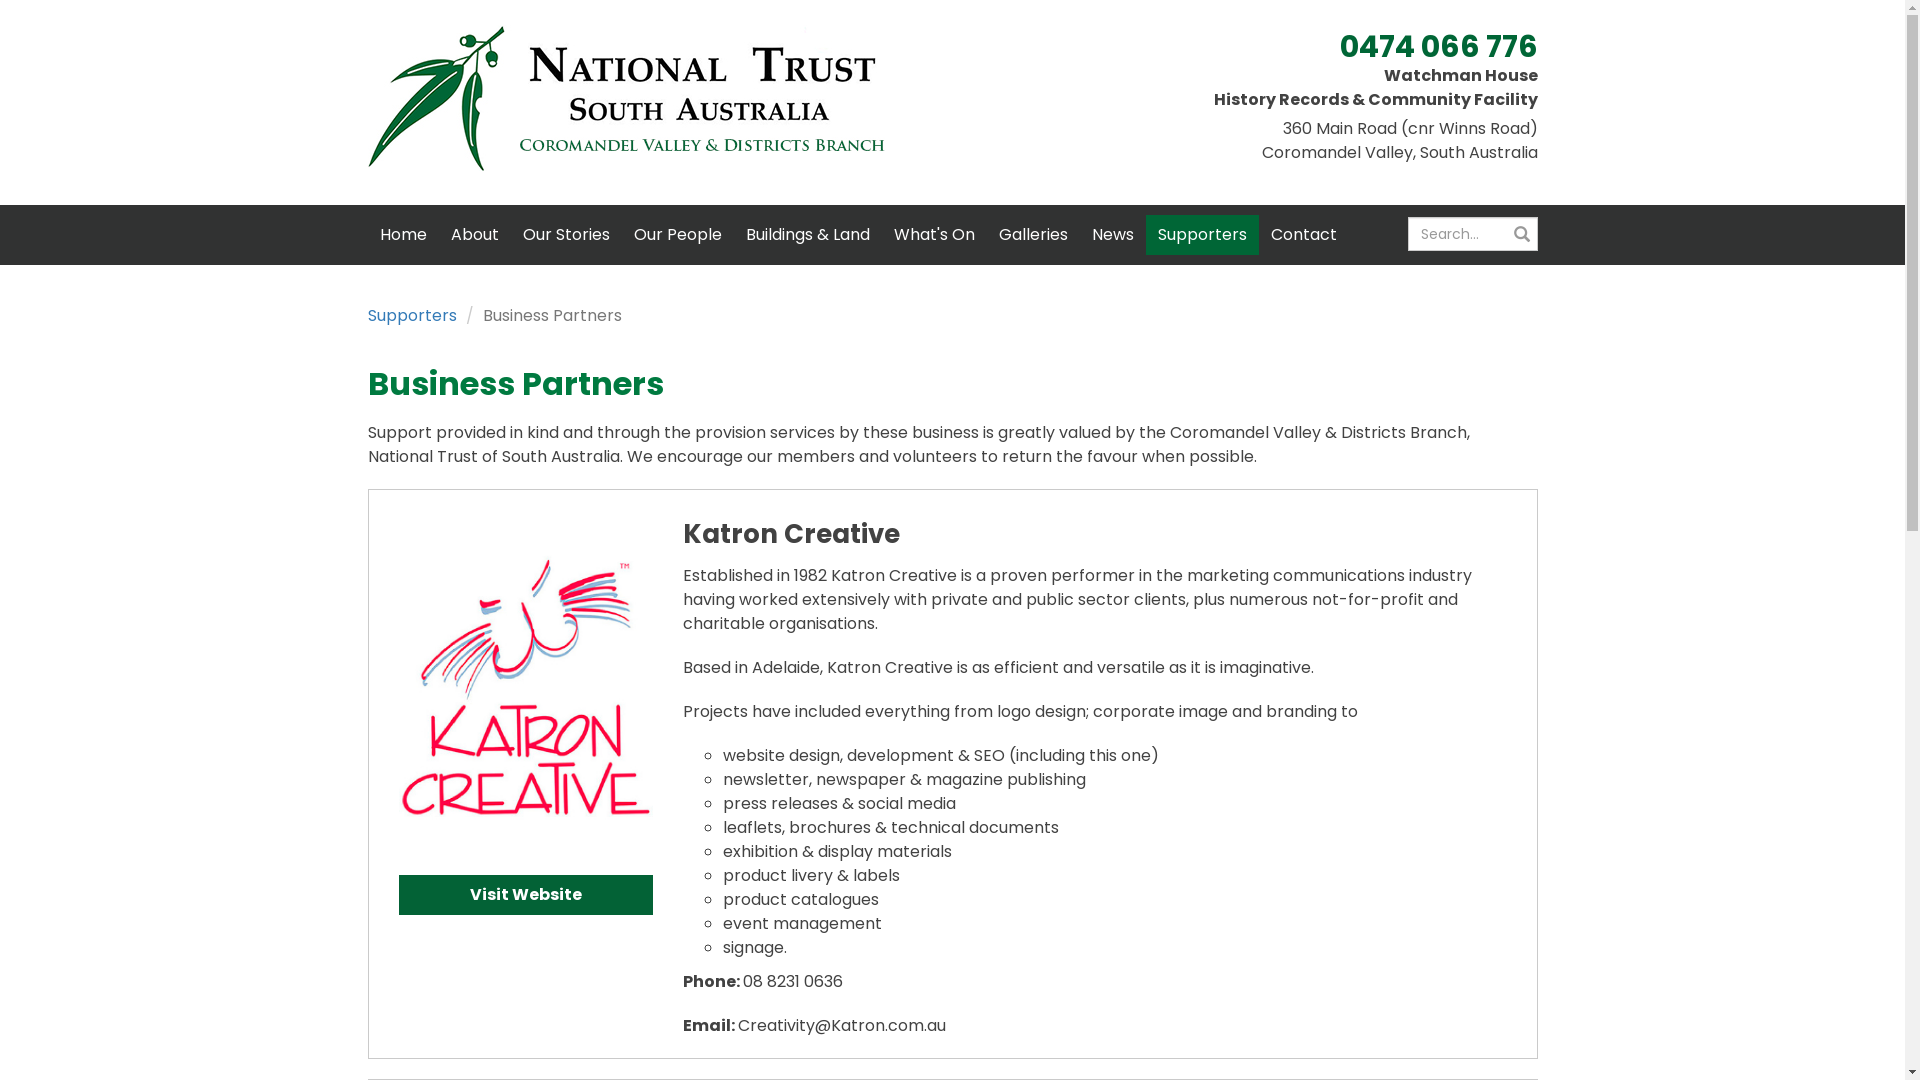  What do you see at coordinates (564, 234) in the screenshot?
I see `'Our Stories'` at bounding box center [564, 234].